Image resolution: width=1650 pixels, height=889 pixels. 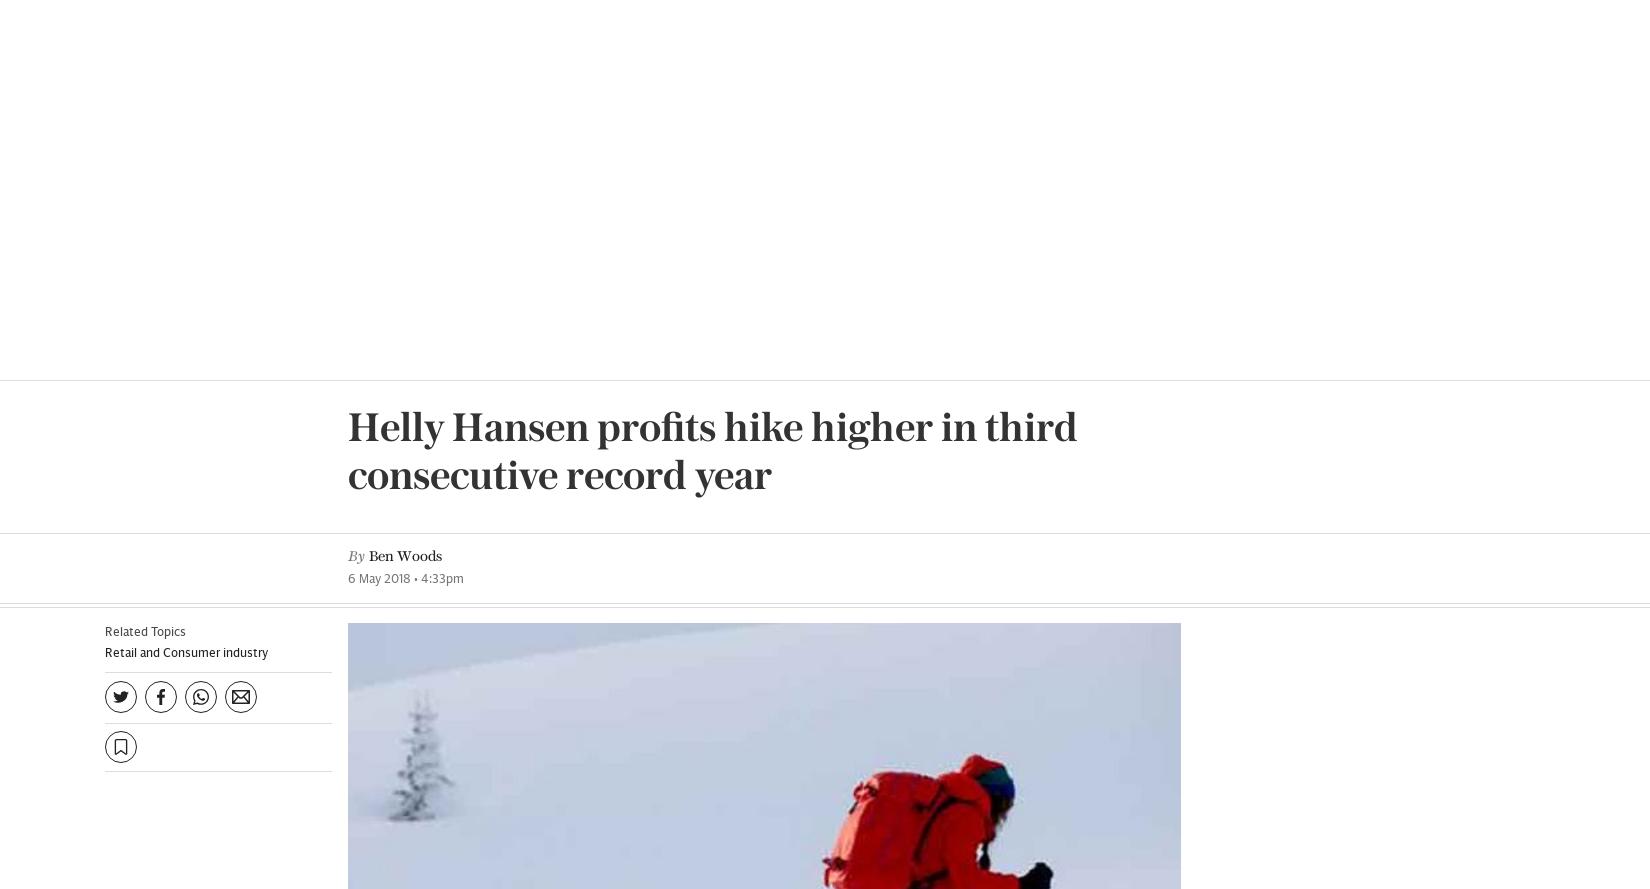 I want to click on 'Credit', so click(x=936, y=543).